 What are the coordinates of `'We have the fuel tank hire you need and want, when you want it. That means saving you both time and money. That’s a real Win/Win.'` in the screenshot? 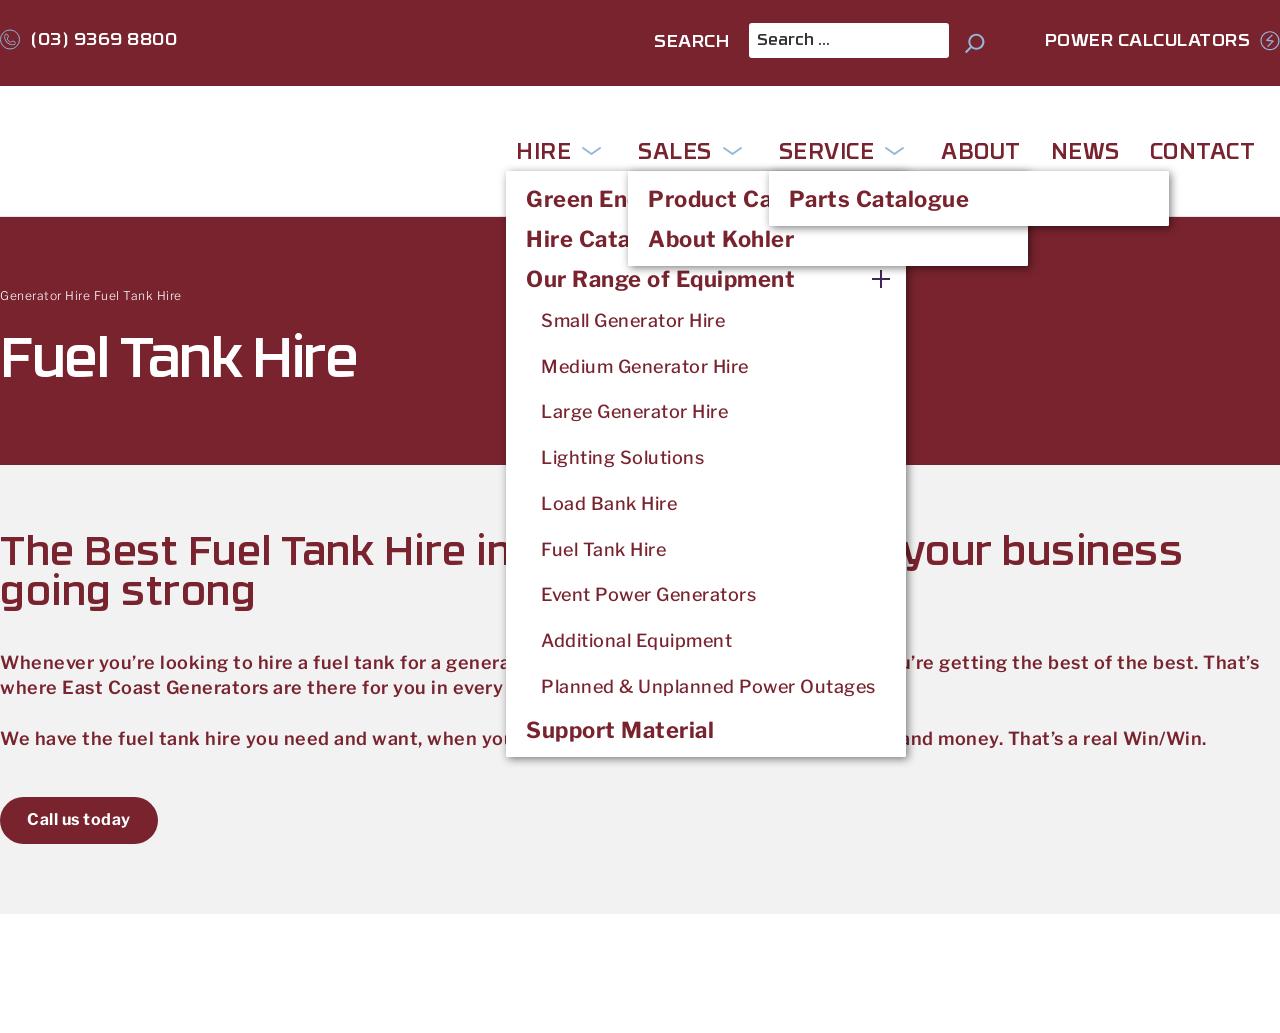 It's located at (602, 738).